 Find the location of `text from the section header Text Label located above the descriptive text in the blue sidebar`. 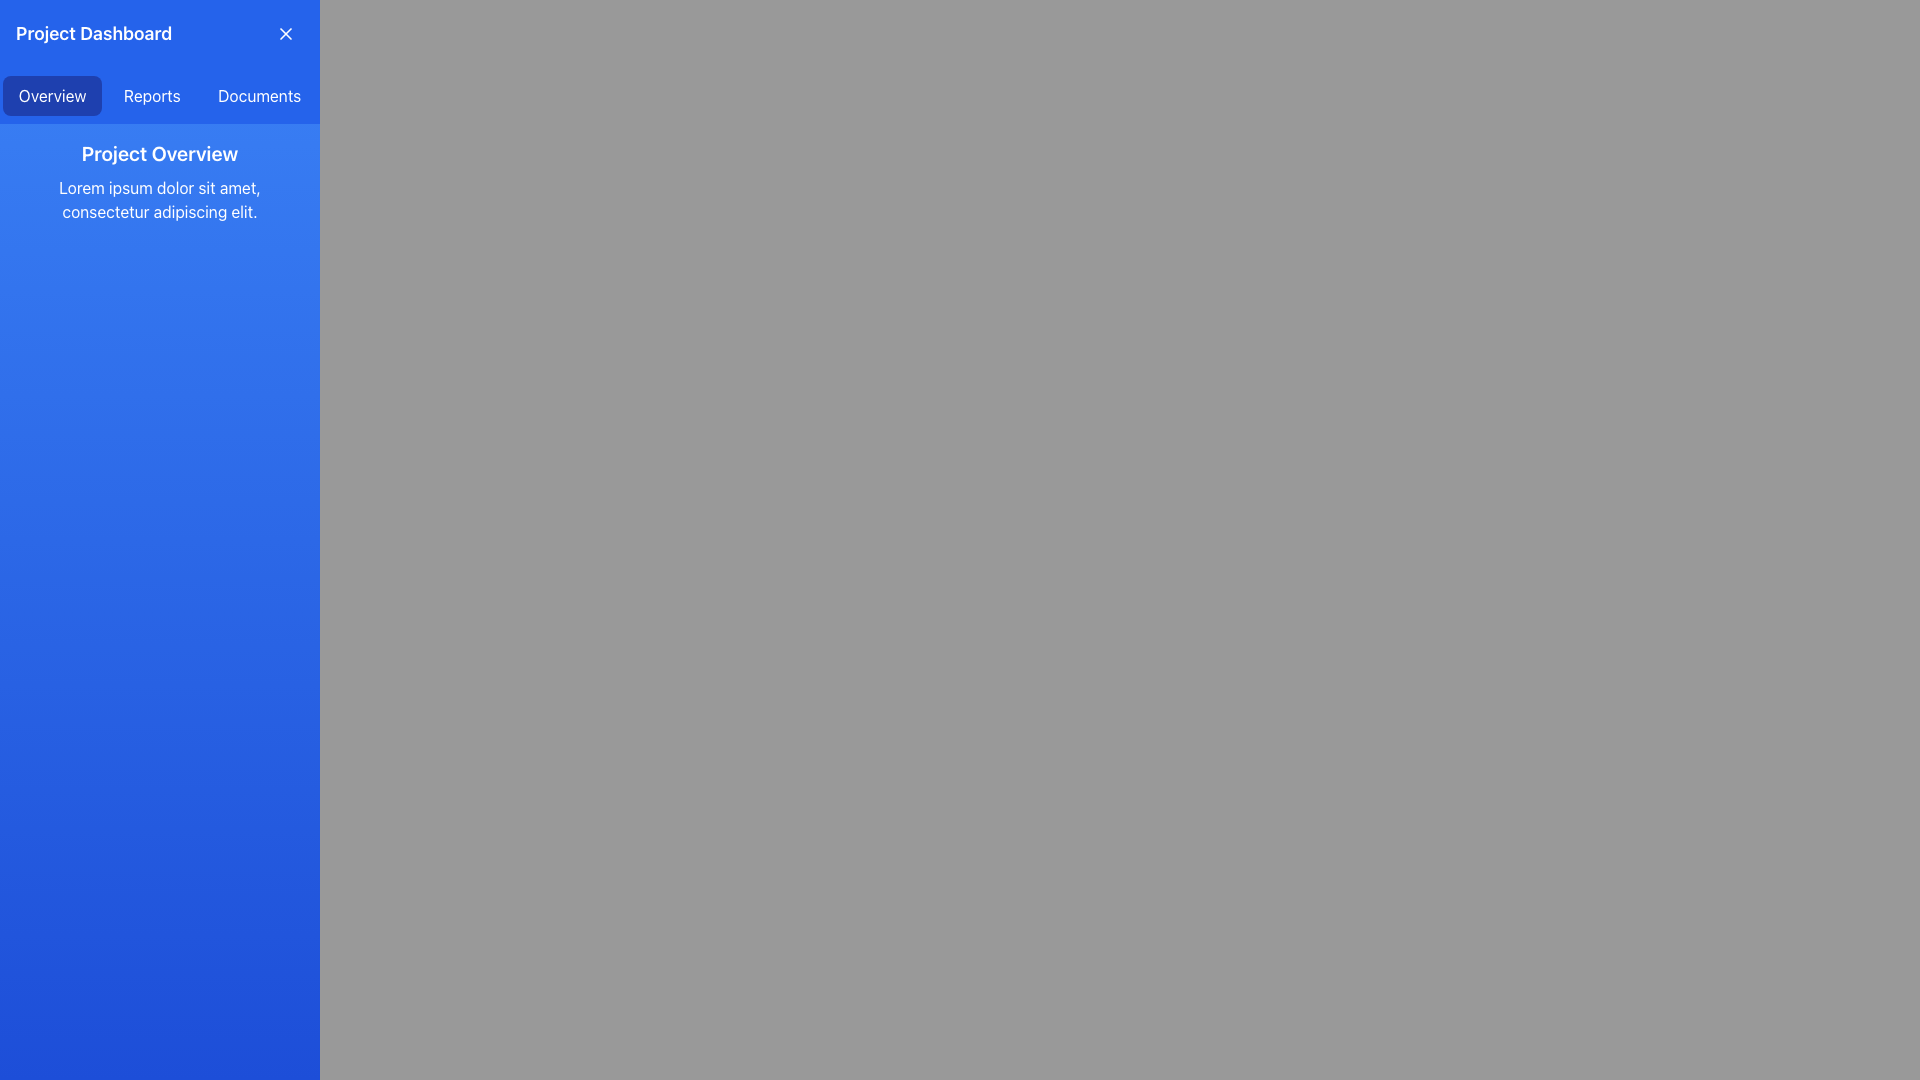

text from the section header Text Label located above the descriptive text in the blue sidebar is located at coordinates (158, 153).